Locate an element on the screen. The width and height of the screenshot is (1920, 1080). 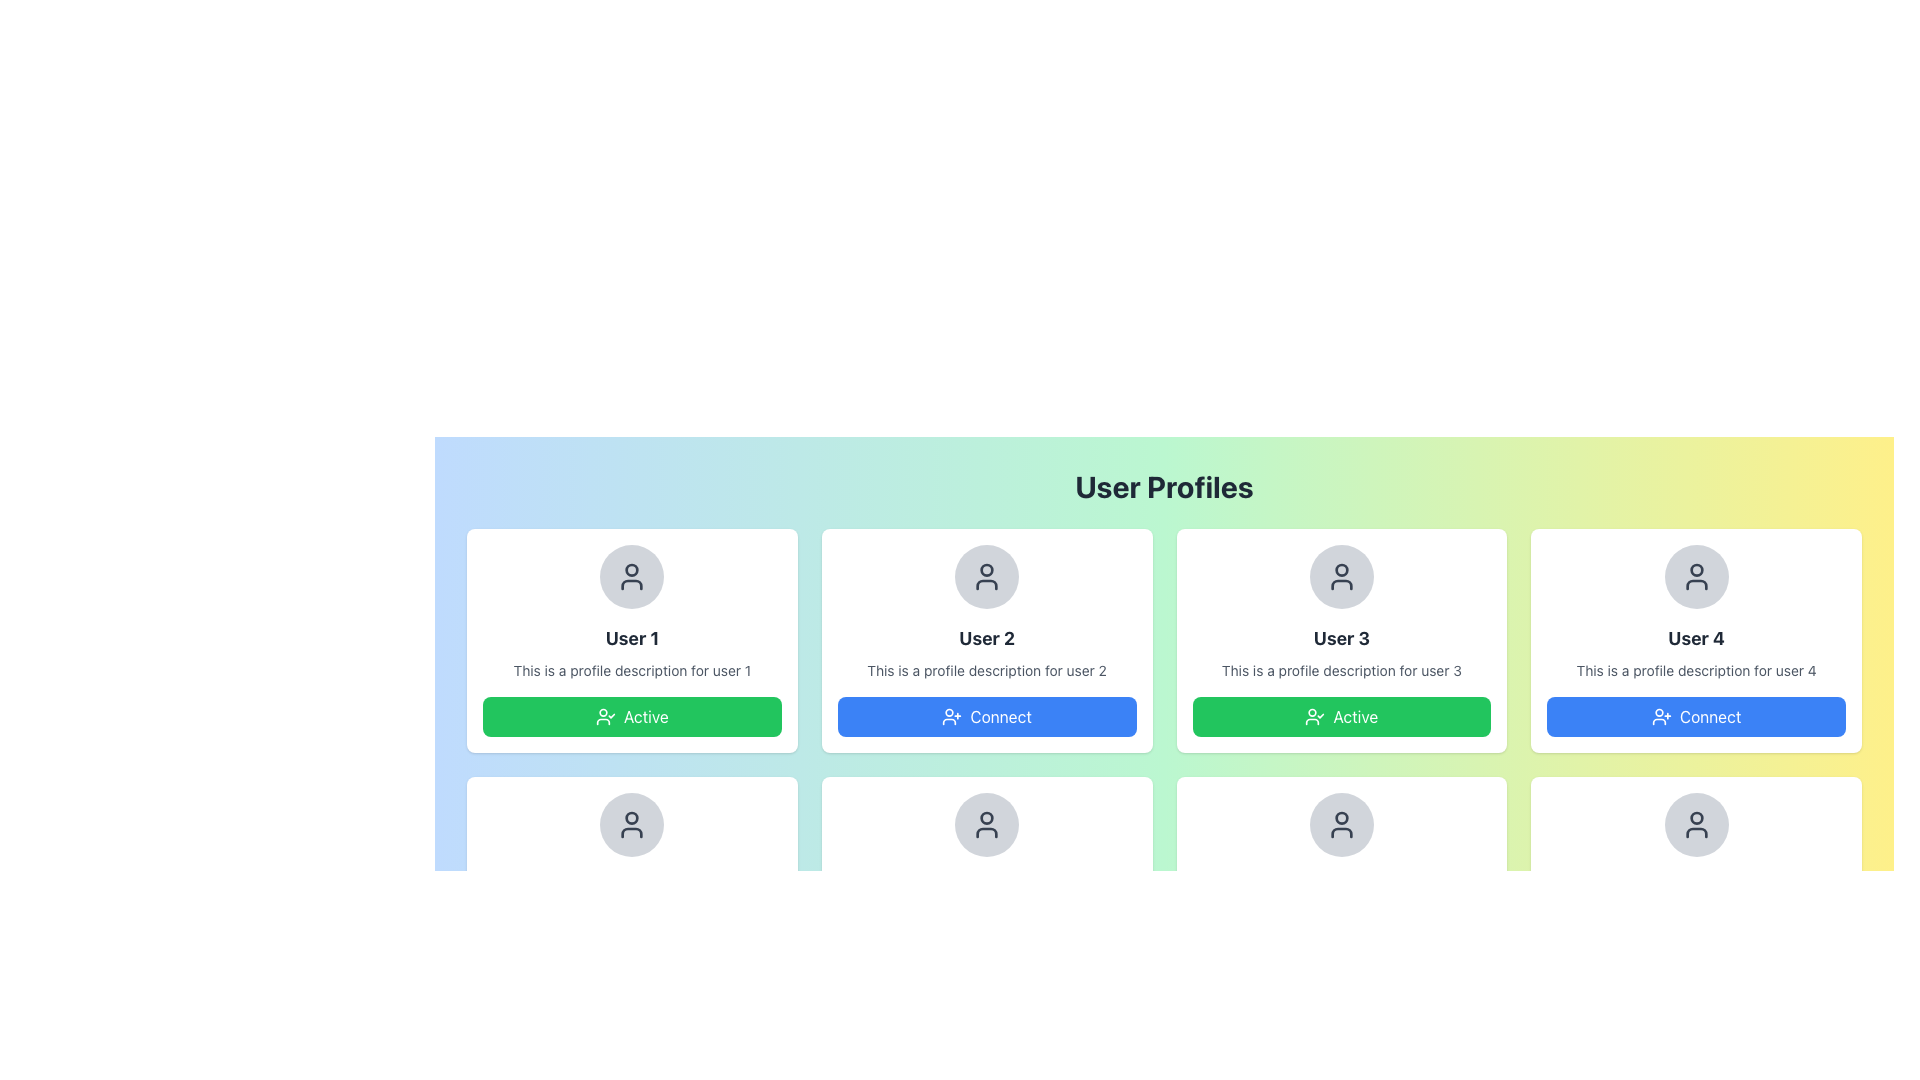
the avatar icon representing 'User 1' located at the top-center of the profile card, above the profile name and description is located at coordinates (631, 577).